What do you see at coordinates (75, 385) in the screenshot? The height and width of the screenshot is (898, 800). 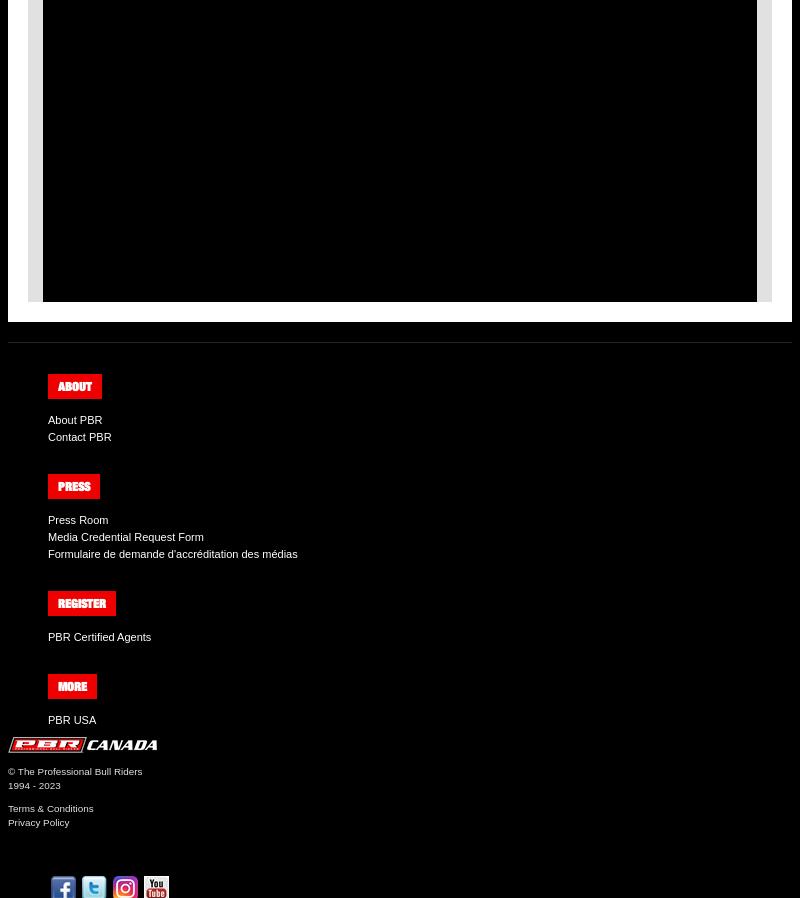 I see `'About'` at bounding box center [75, 385].